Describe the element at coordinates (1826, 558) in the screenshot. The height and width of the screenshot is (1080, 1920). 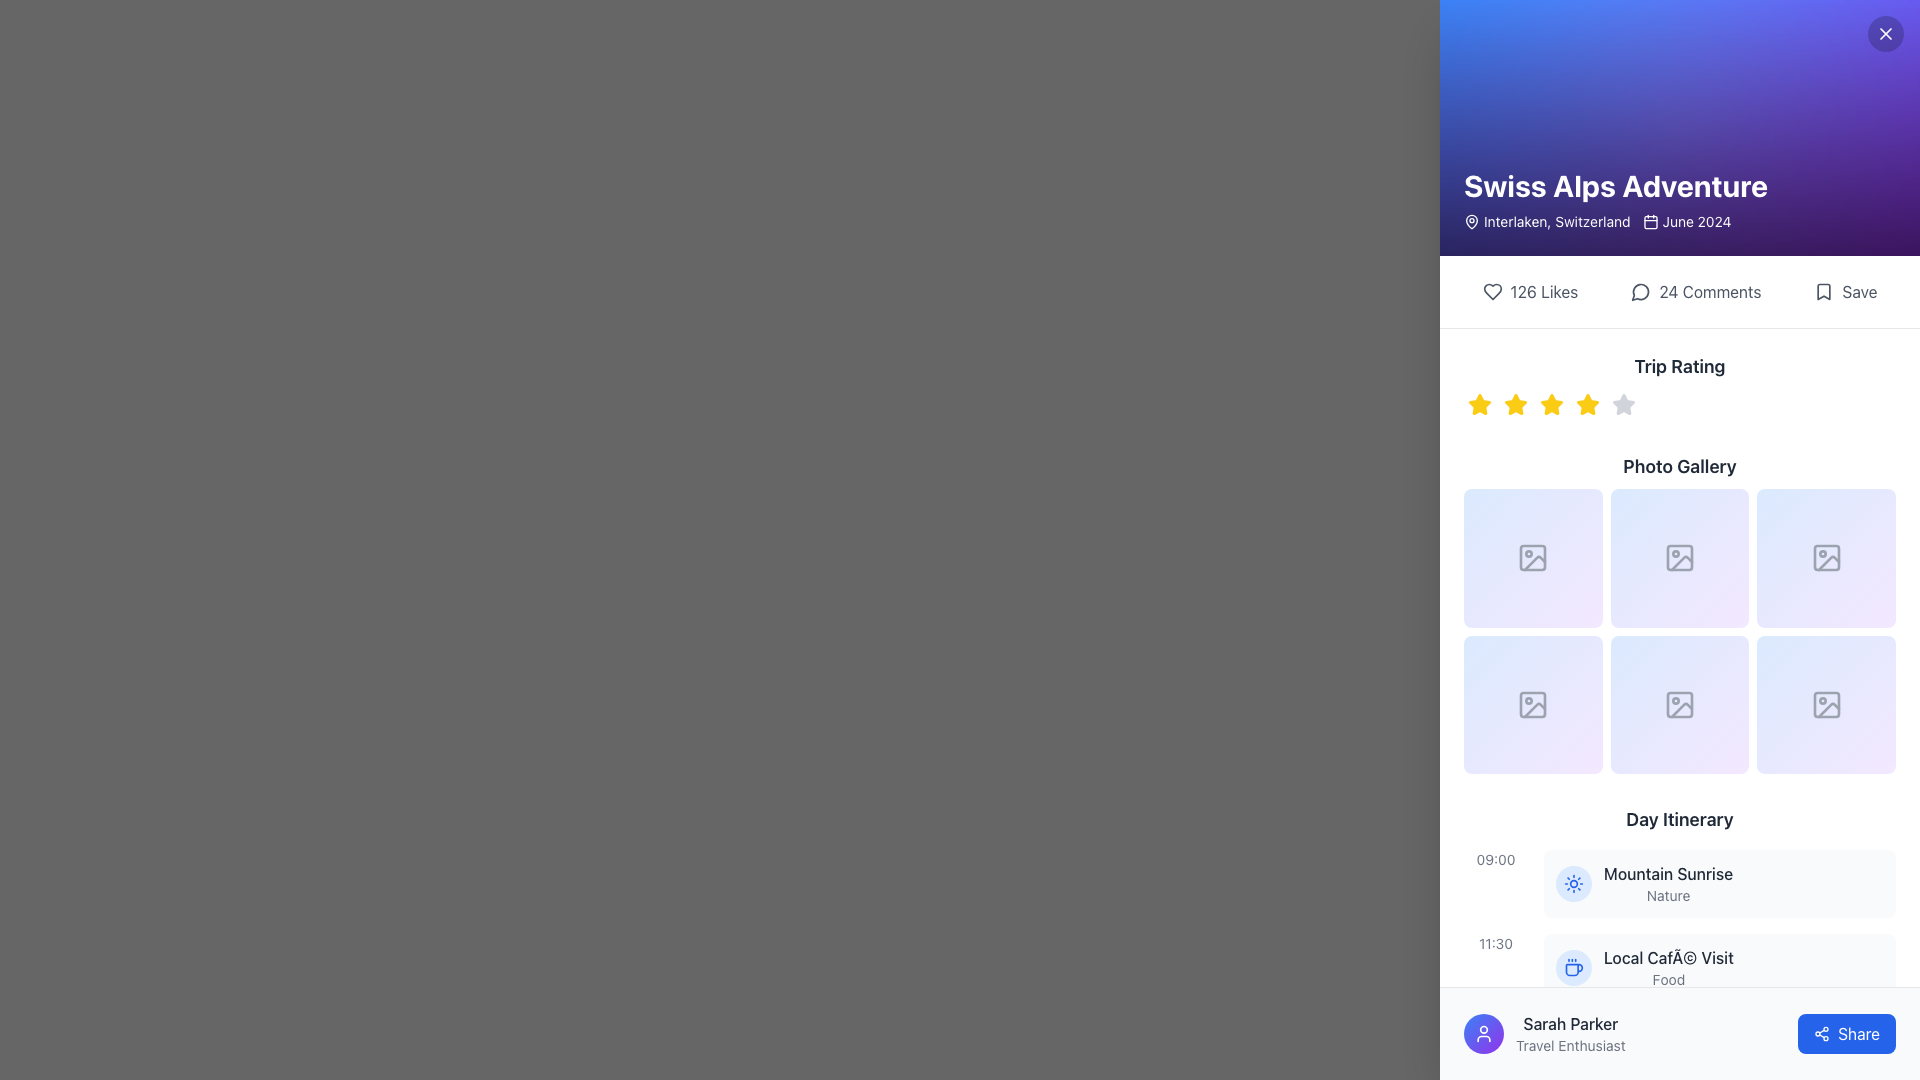
I see `the square image placeholder with a gradient background and a centered image icon in the top-right position of the 'Photo Gallery' section` at that location.